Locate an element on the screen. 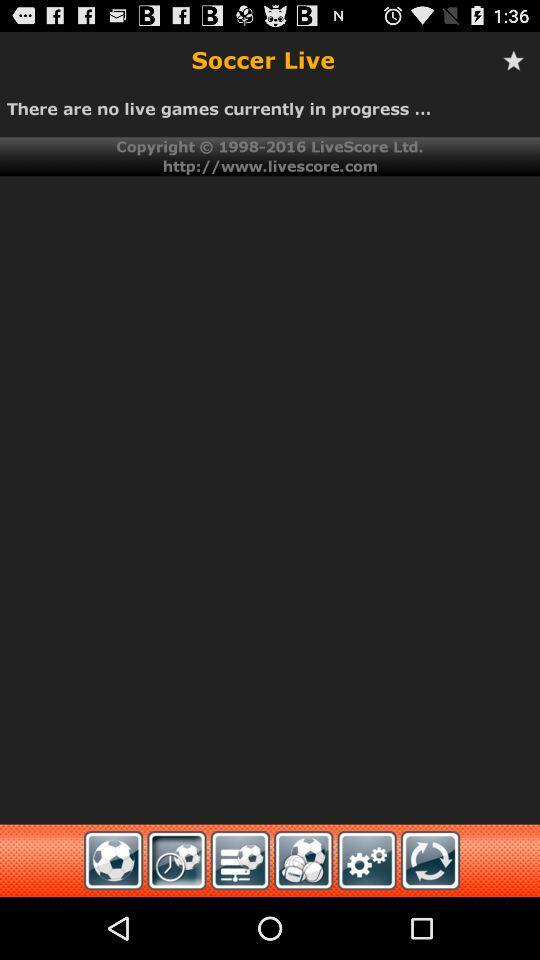 The width and height of the screenshot is (540, 960). the refresh icon is located at coordinates (429, 921).